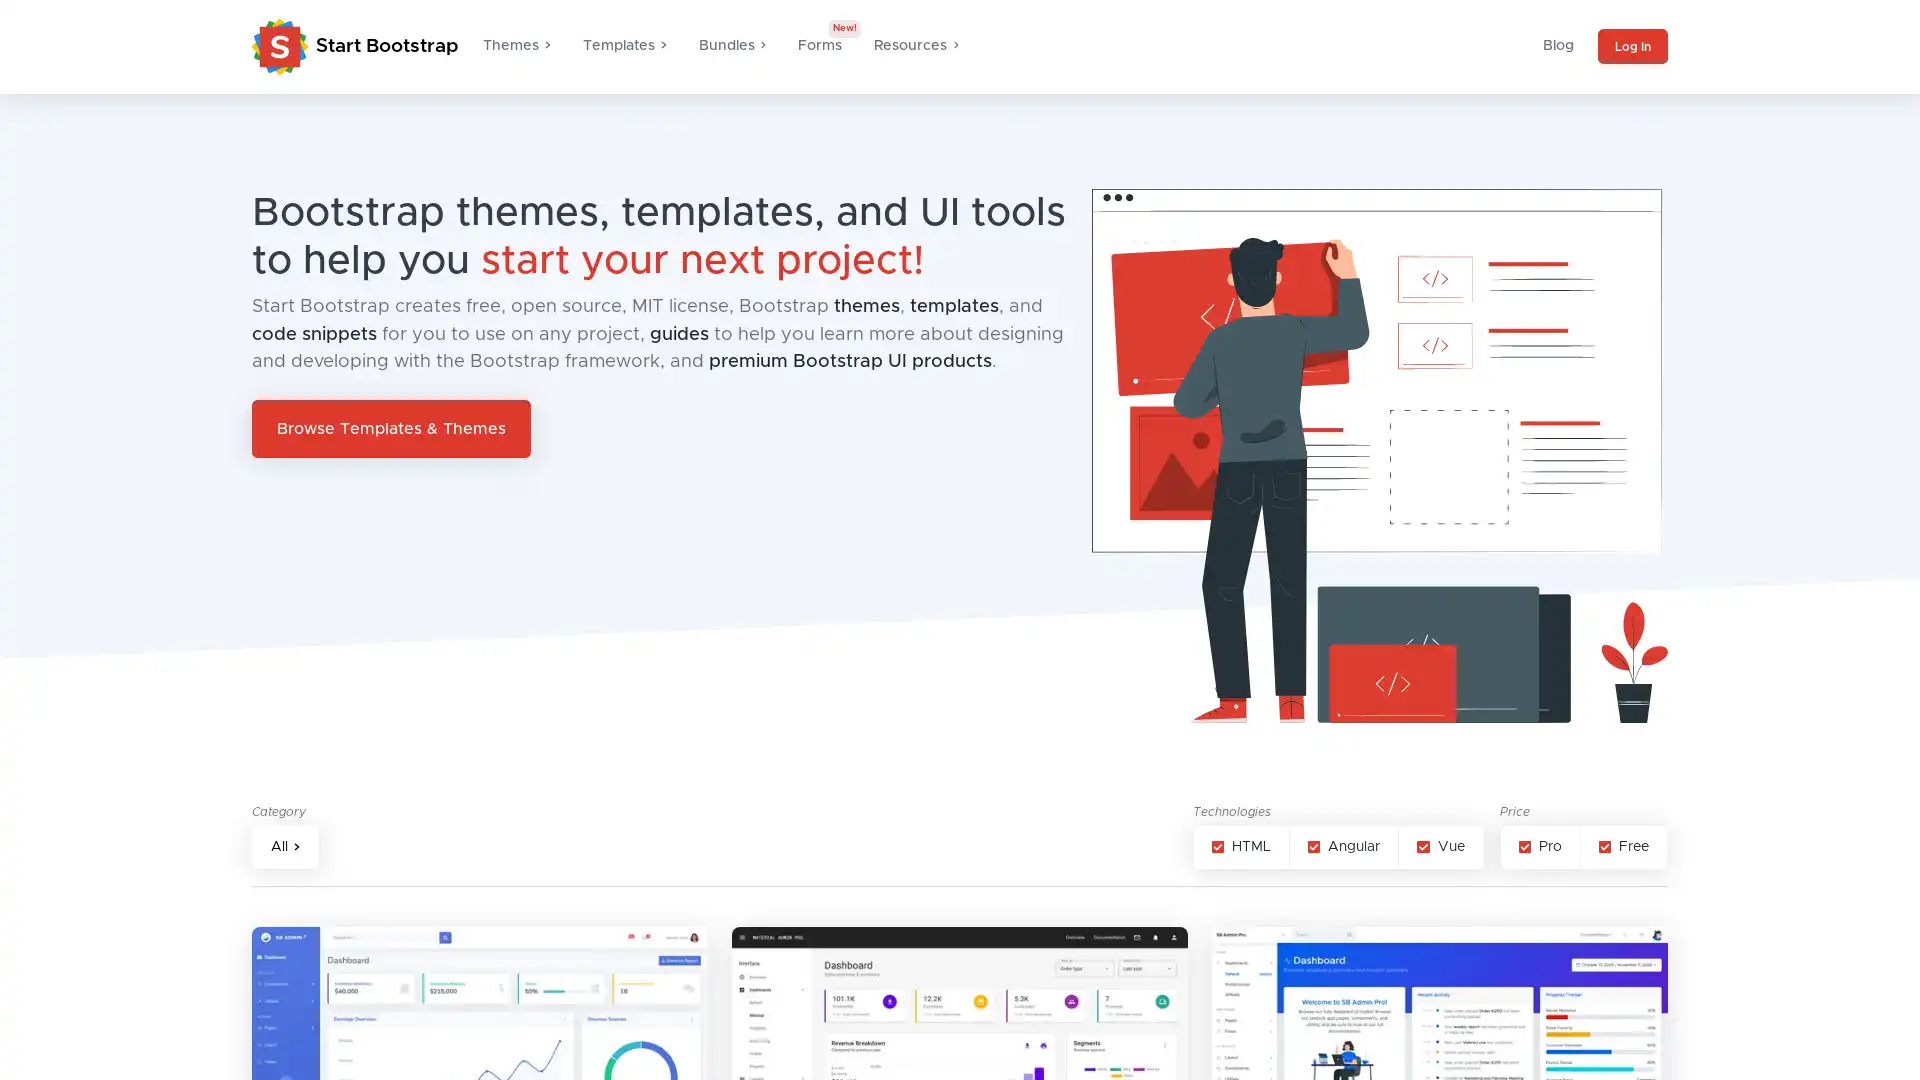  Describe the element at coordinates (1632, 45) in the screenshot. I see `Log In` at that location.